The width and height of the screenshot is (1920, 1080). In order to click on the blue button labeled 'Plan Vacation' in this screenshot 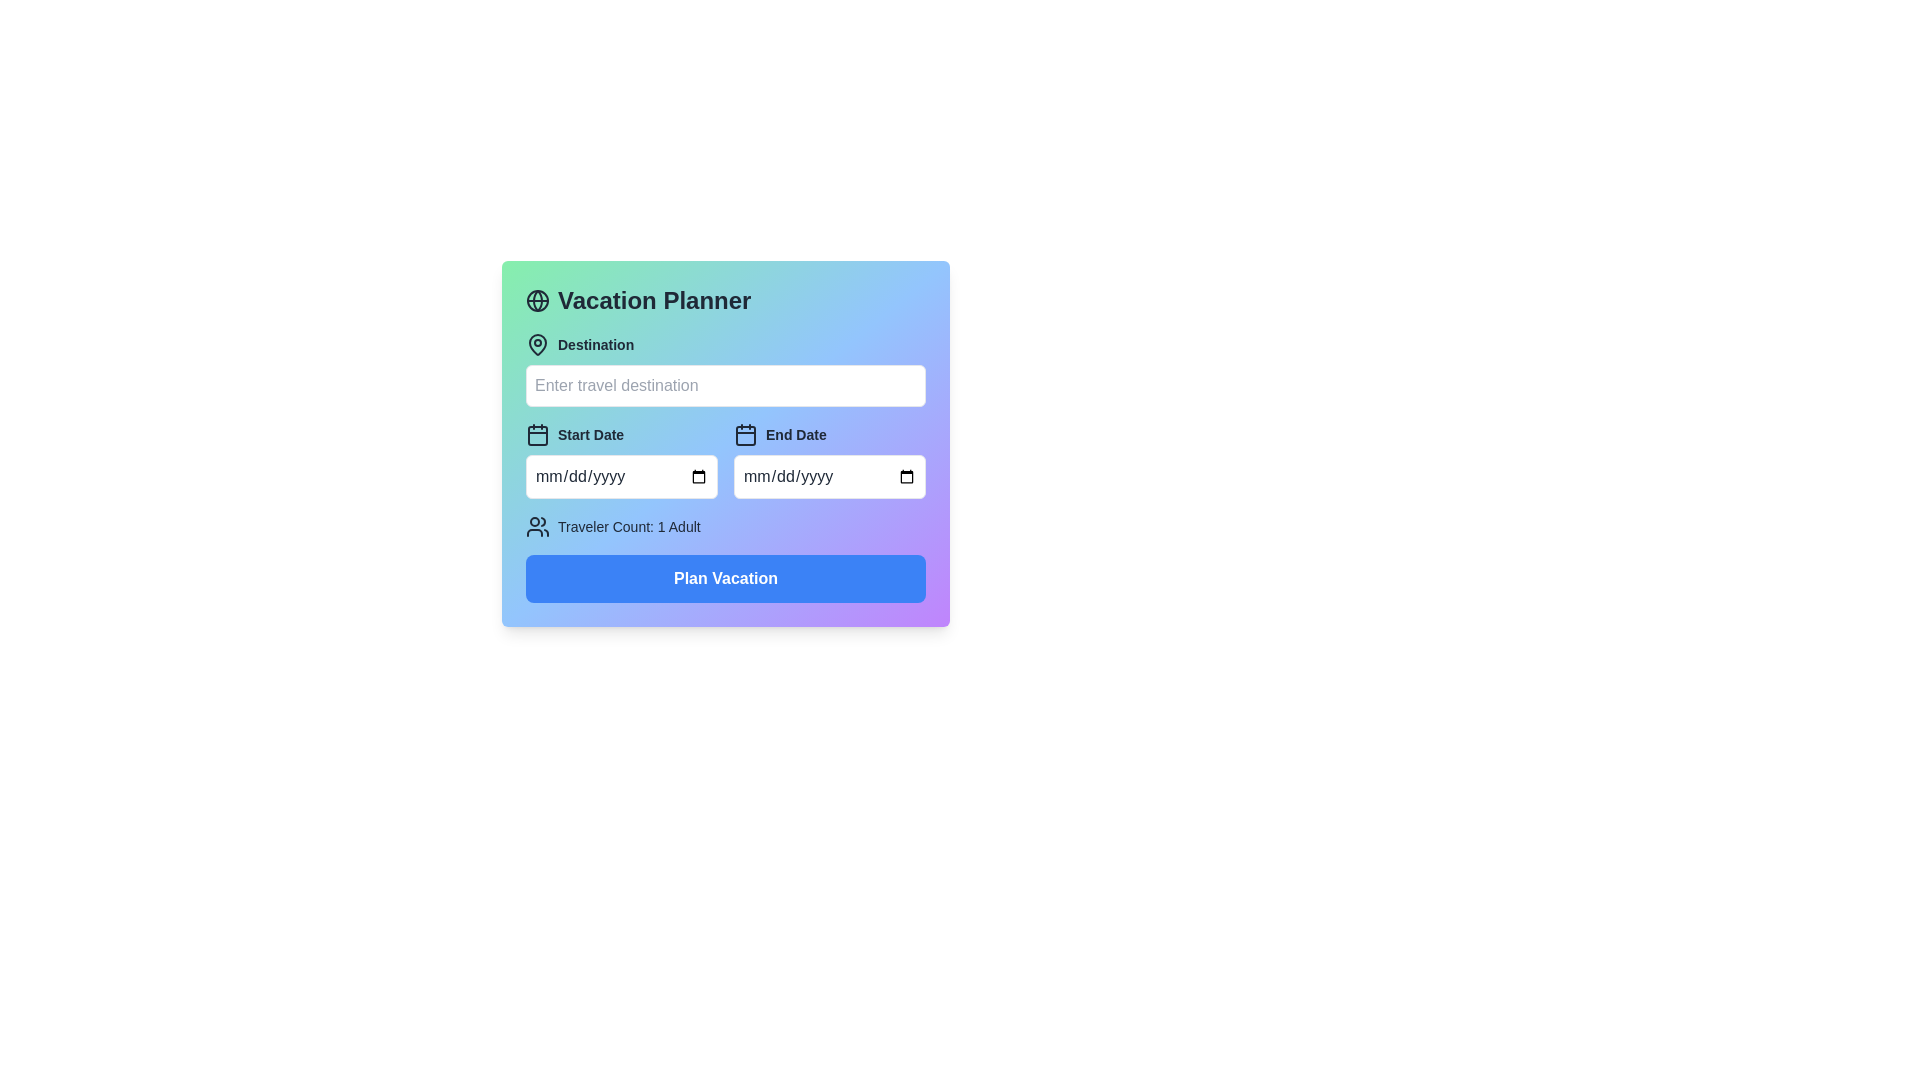, I will do `click(724, 578)`.